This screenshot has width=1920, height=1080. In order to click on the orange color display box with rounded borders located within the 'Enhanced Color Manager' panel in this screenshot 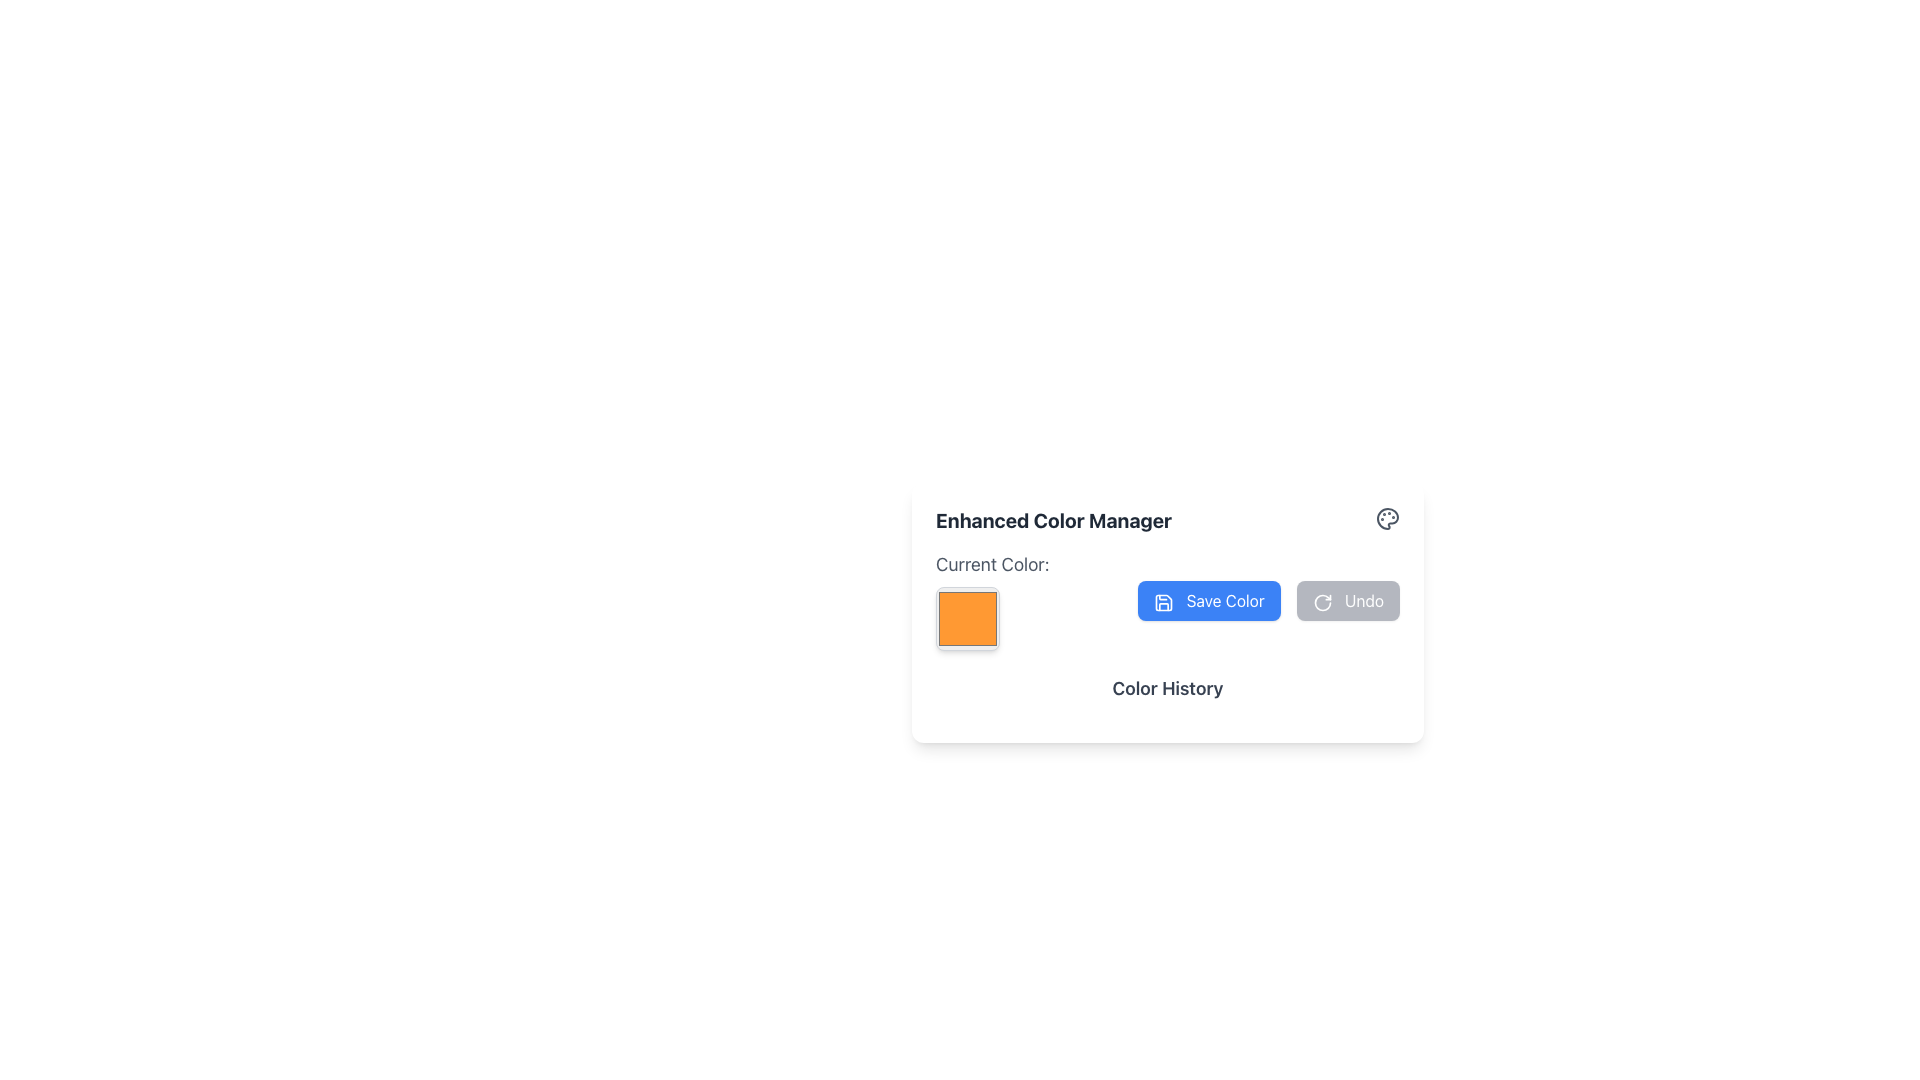, I will do `click(968, 617)`.